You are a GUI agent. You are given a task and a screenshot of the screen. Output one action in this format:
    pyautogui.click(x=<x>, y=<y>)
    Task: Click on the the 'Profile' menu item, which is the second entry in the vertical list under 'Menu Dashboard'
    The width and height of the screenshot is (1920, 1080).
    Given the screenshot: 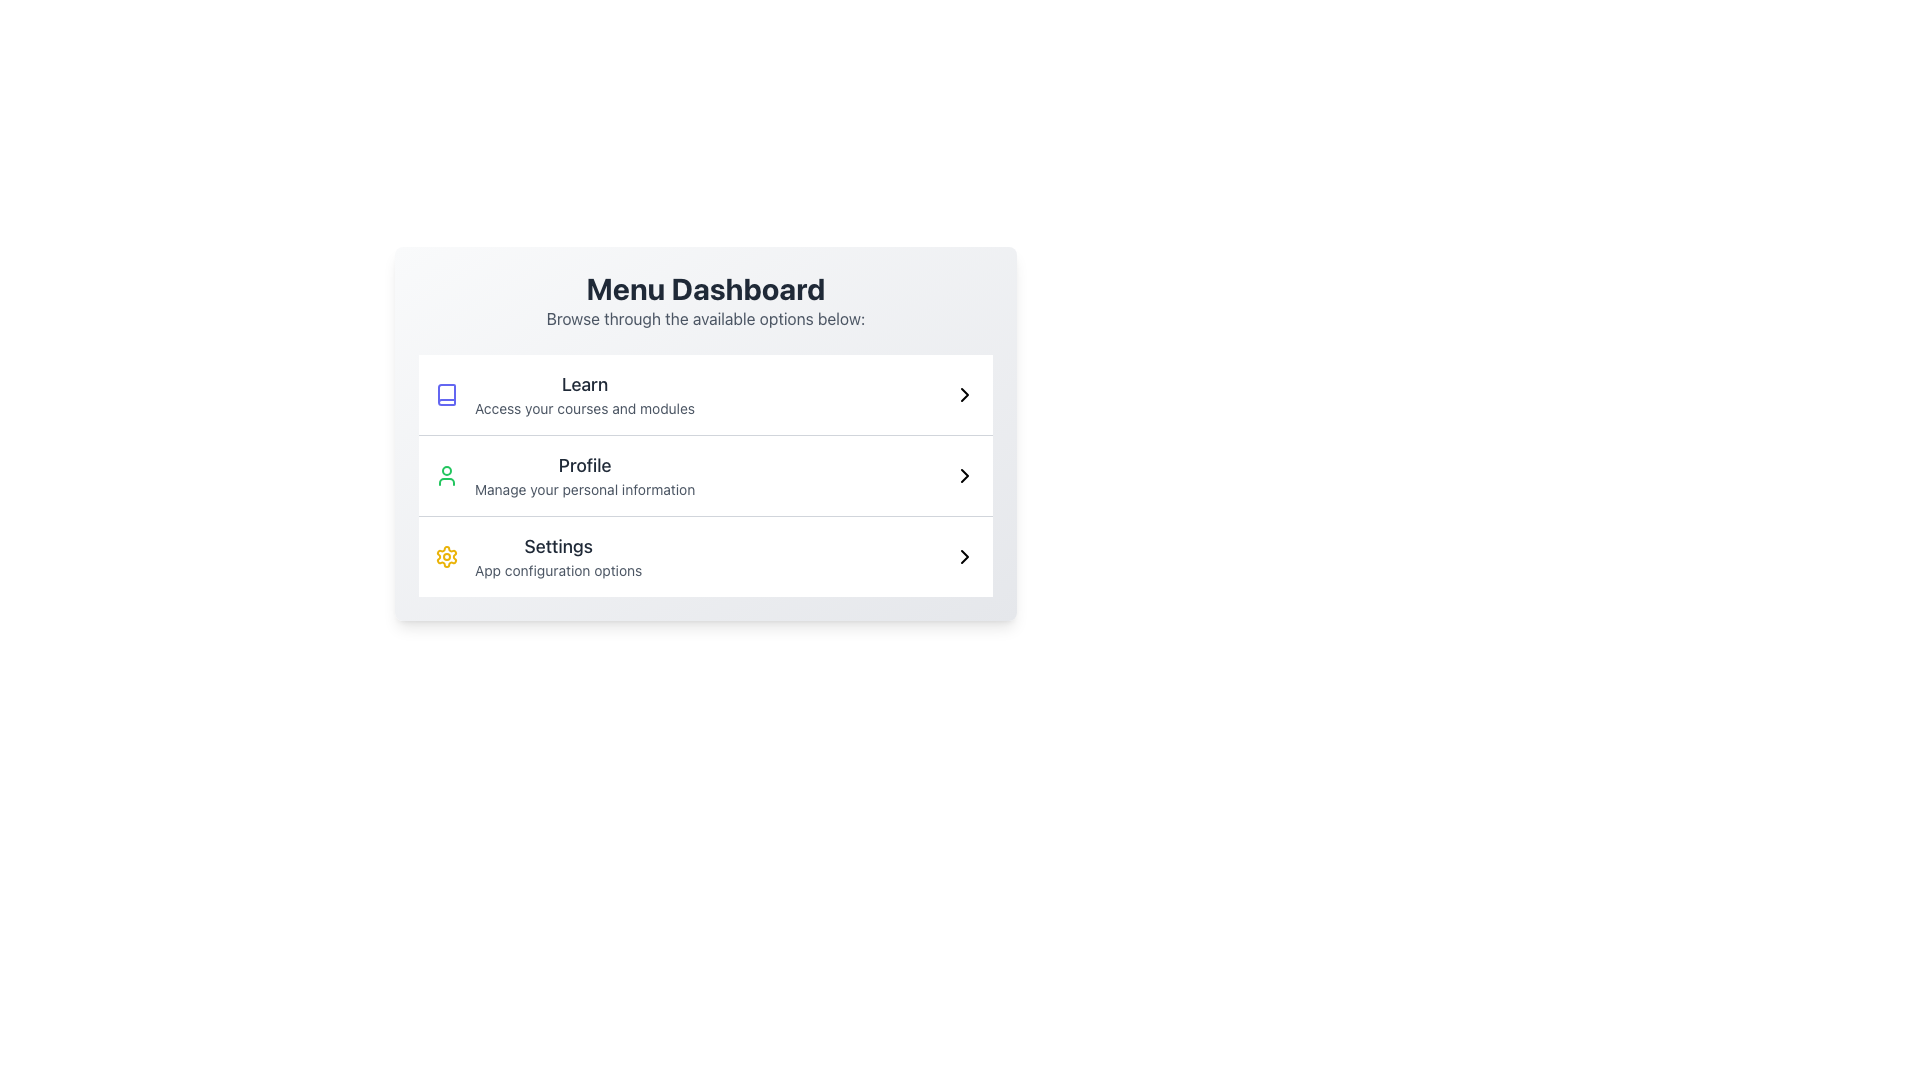 What is the action you would take?
    pyautogui.click(x=705, y=475)
    